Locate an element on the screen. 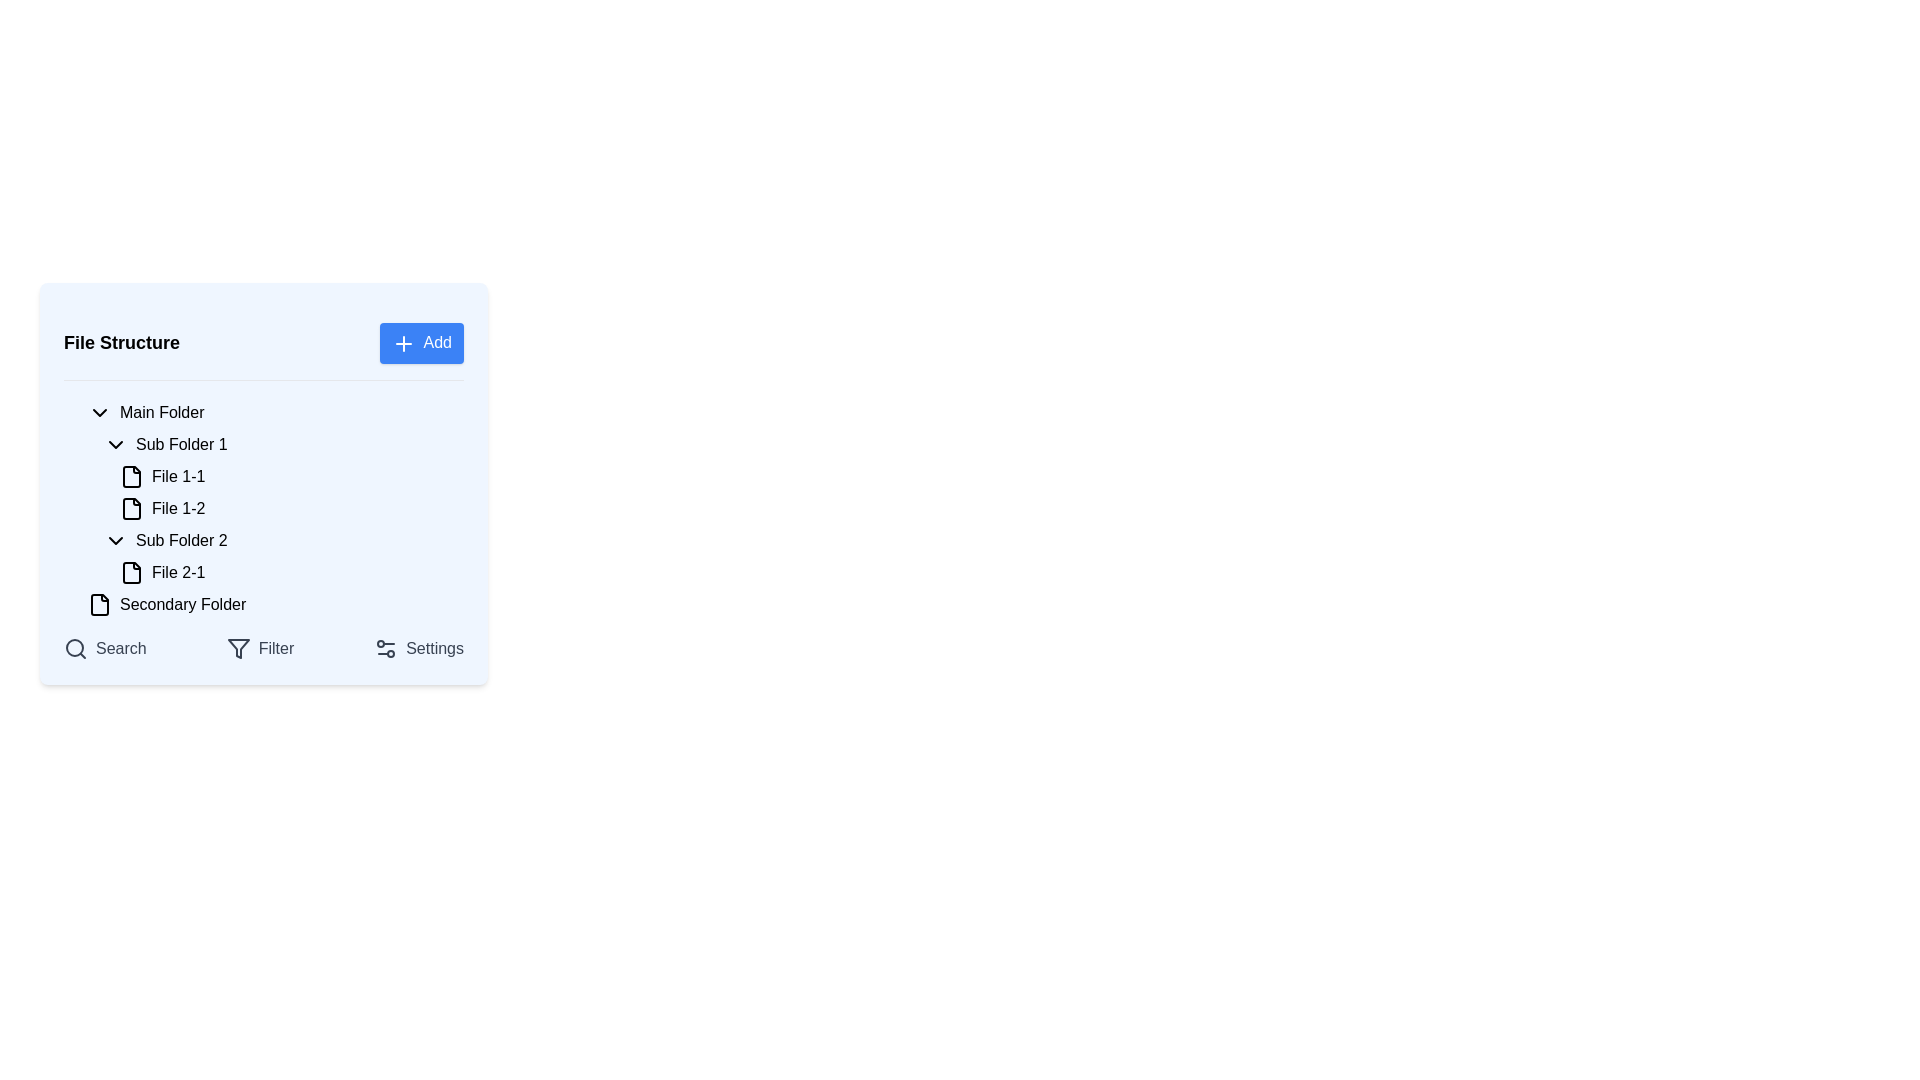 The width and height of the screenshot is (1920, 1080). the text label representing the folder named 'Sub Folder 2' is located at coordinates (181, 540).